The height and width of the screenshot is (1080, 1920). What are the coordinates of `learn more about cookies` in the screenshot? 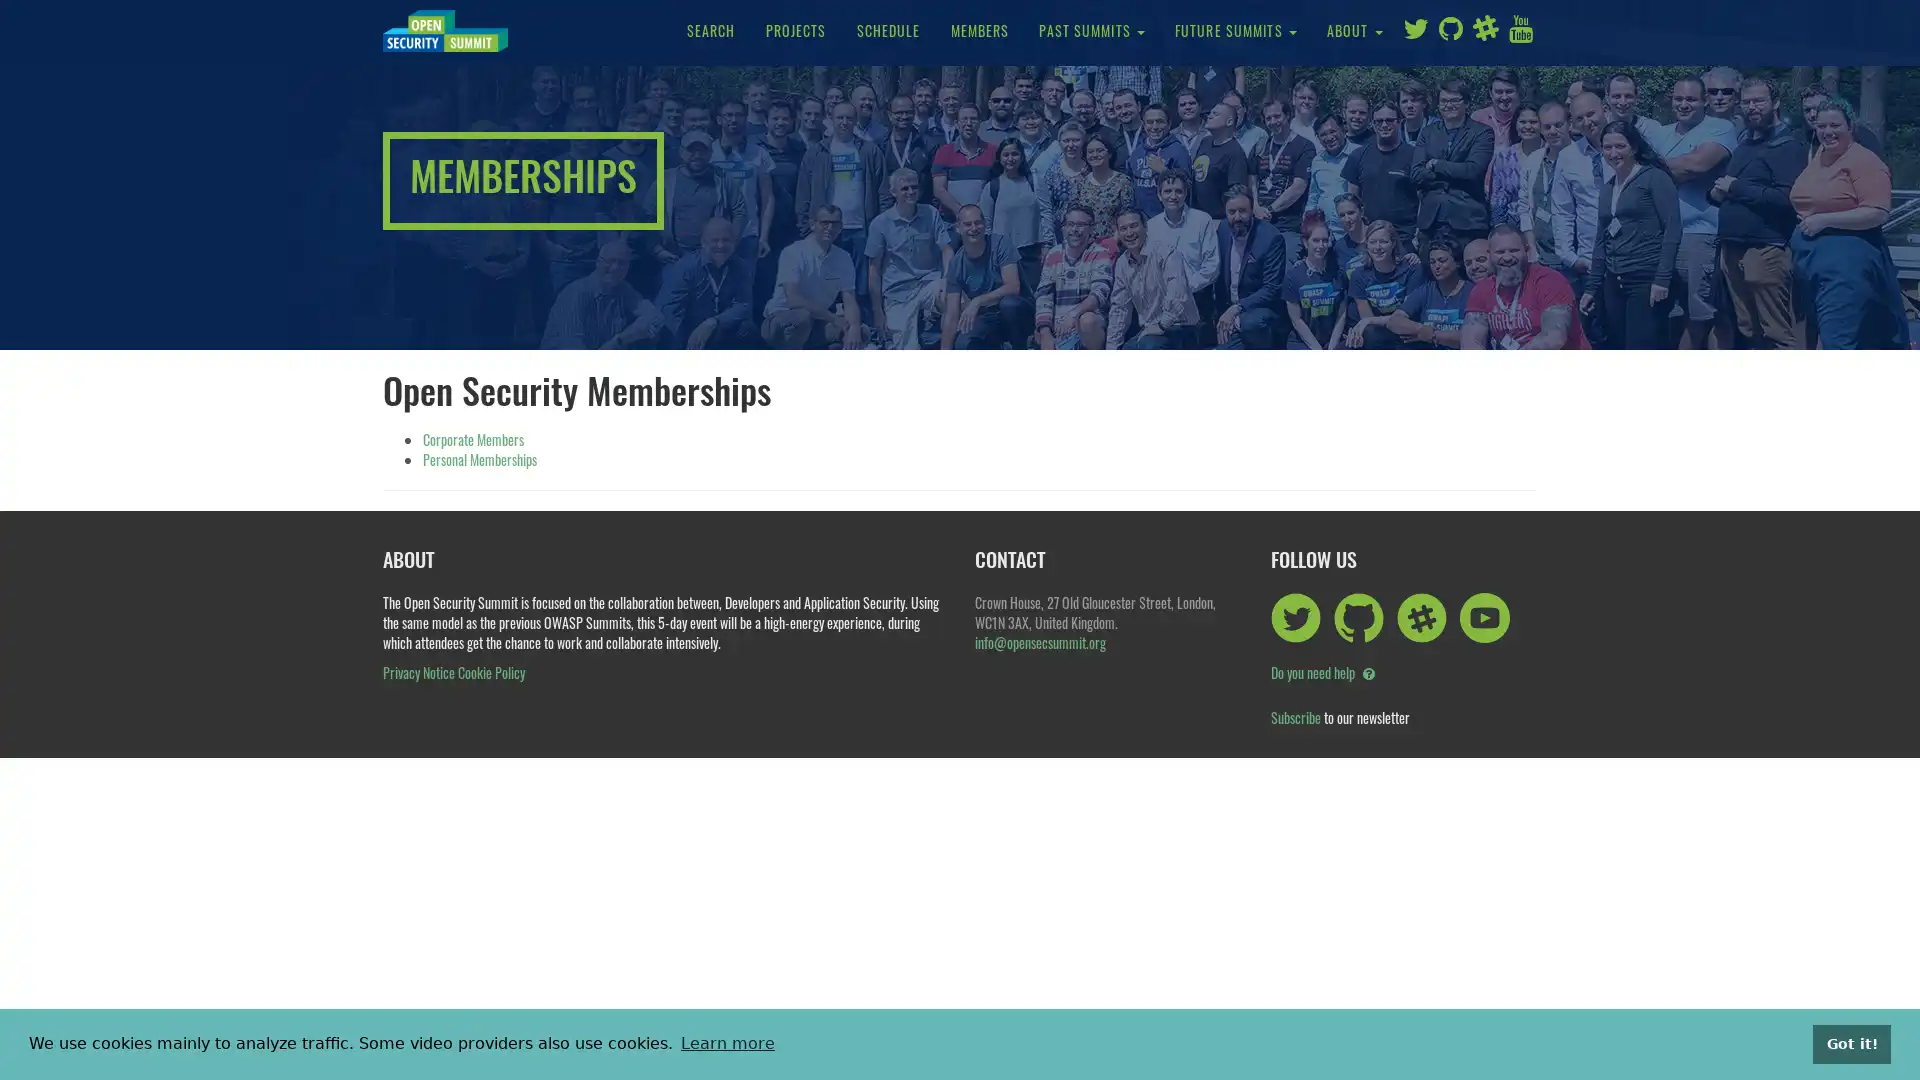 It's located at (726, 1043).